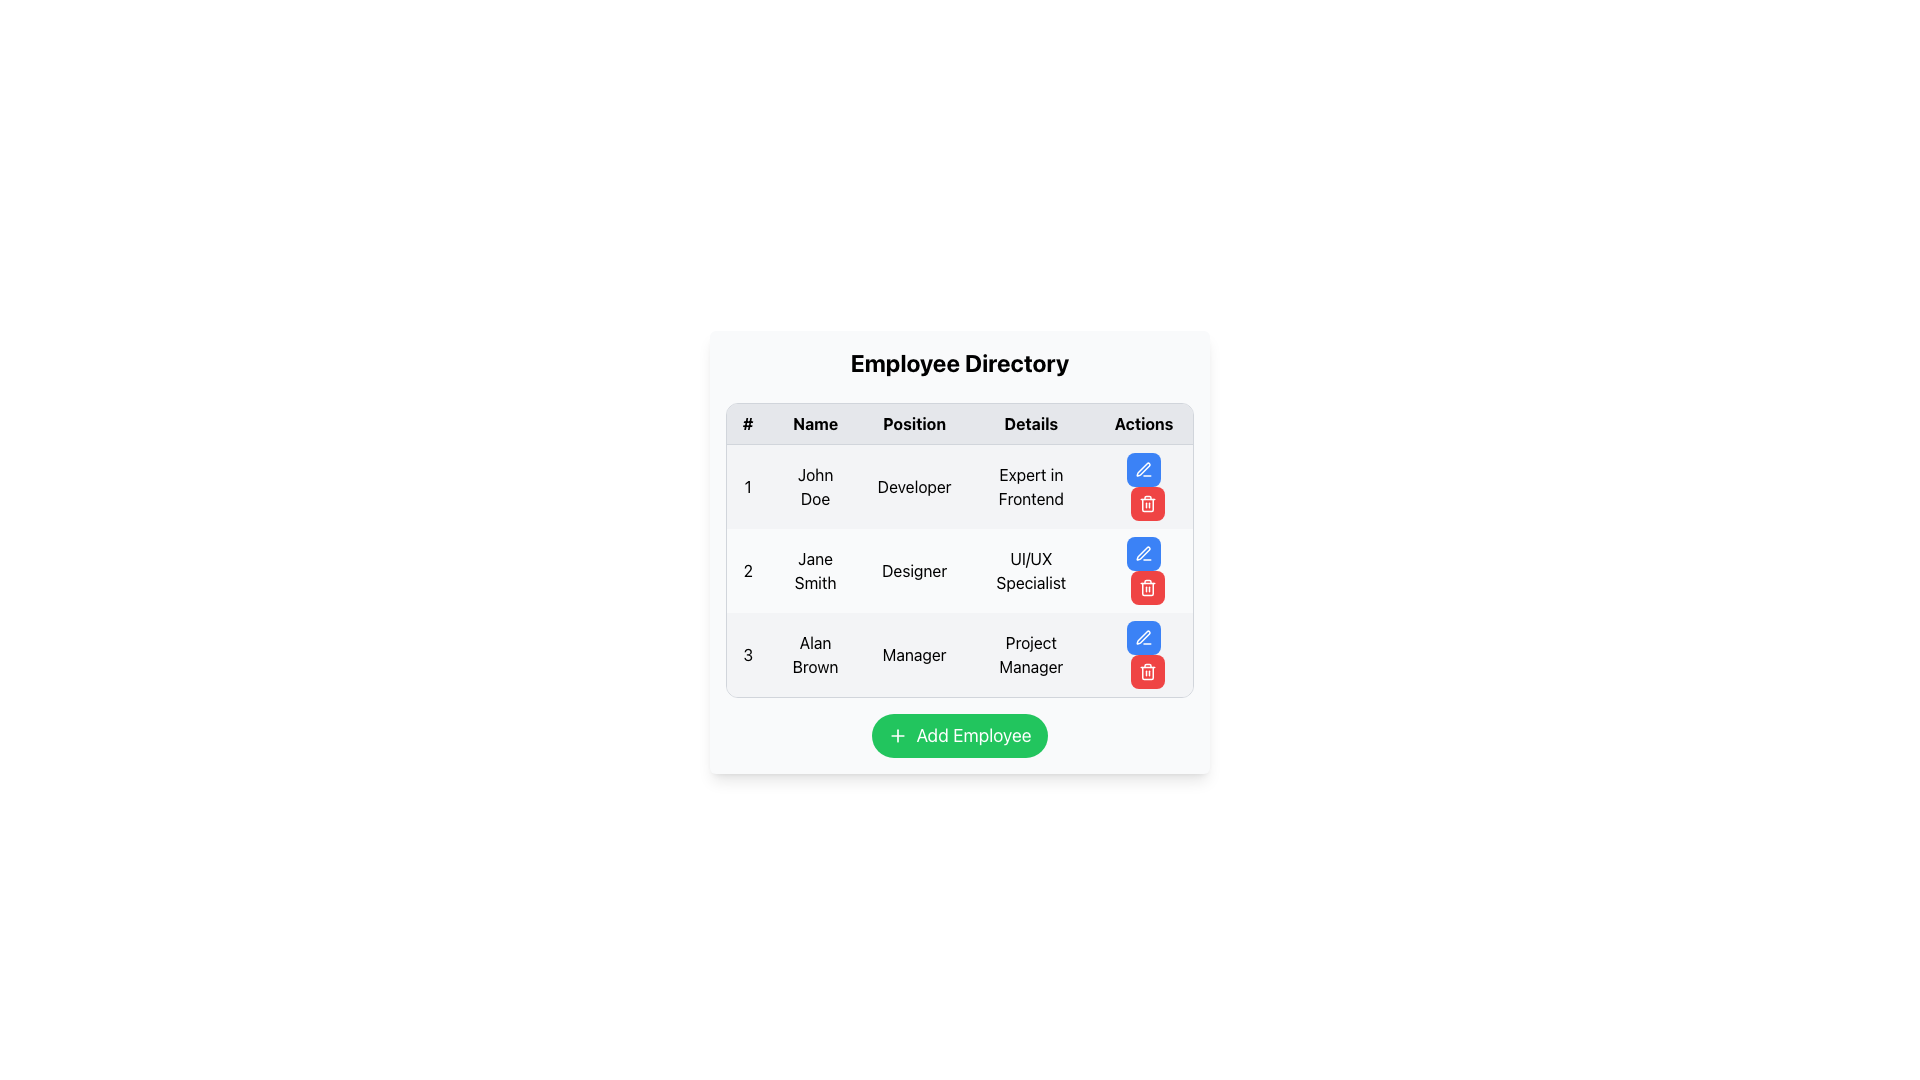 This screenshot has height=1080, width=1920. What do you see at coordinates (1144, 570) in the screenshot?
I see `the red delete button with a trash can icon located in the 'Actions' column of the second row for 'Jane Smith' in the 'Employee Directory'` at bounding box center [1144, 570].